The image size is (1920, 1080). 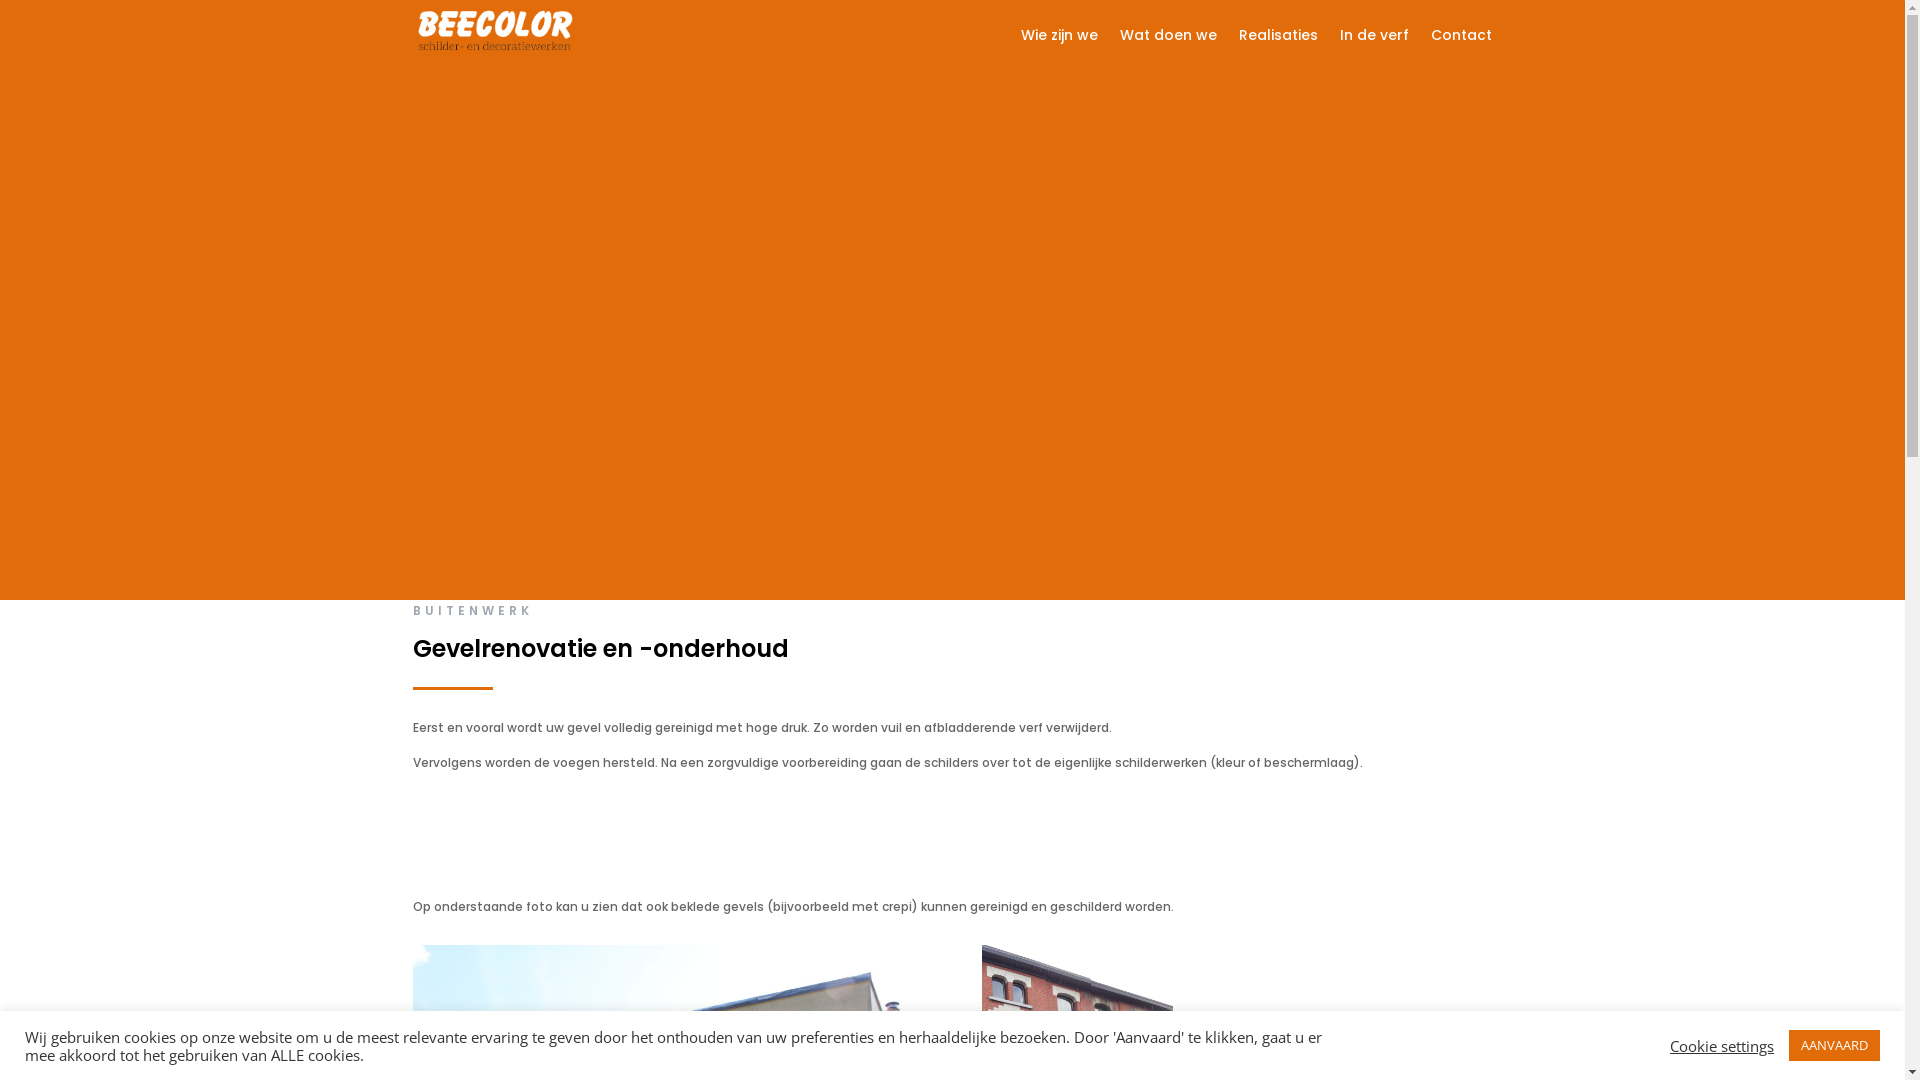 What do you see at coordinates (1058, 38) in the screenshot?
I see `'Wie zijn we'` at bounding box center [1058, 38].